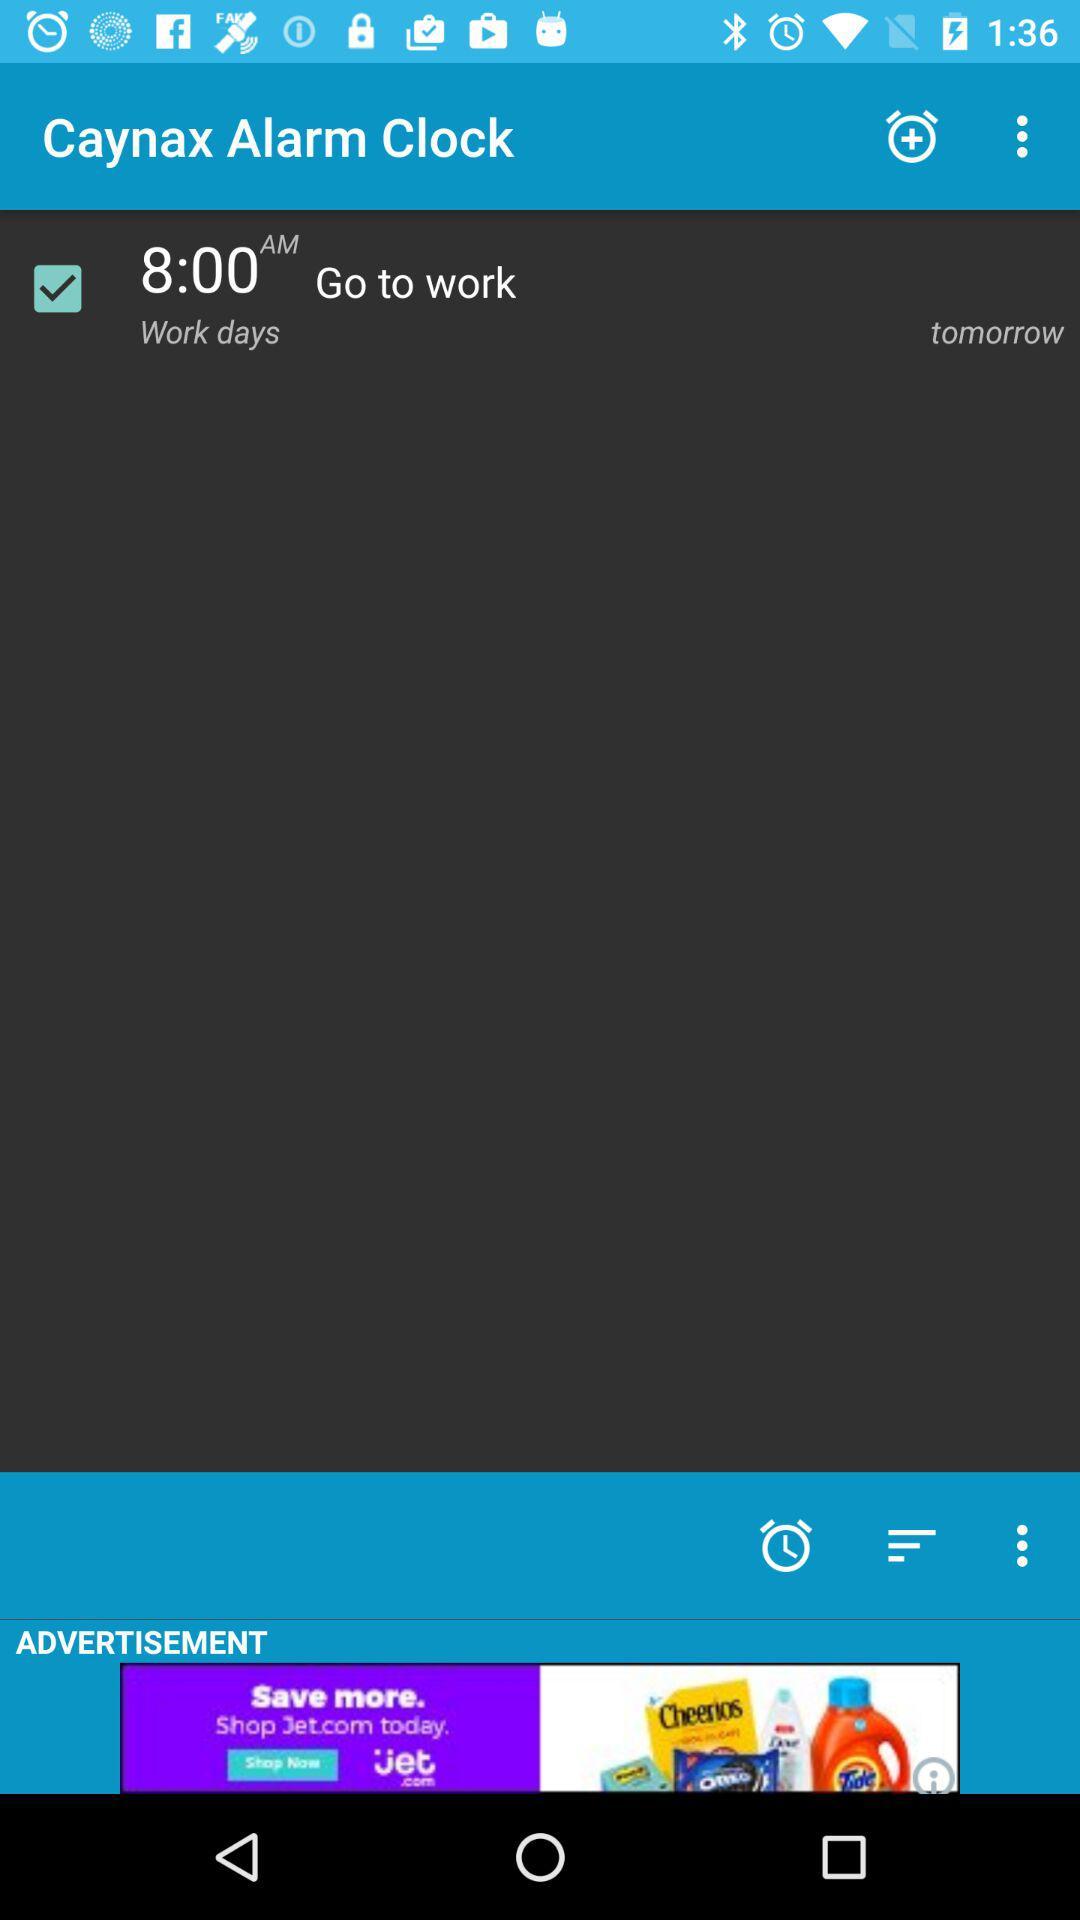 This screenshot has height=1920, width=1080. I want to click on the button which is at top right corner of page, so click(1027, 136).